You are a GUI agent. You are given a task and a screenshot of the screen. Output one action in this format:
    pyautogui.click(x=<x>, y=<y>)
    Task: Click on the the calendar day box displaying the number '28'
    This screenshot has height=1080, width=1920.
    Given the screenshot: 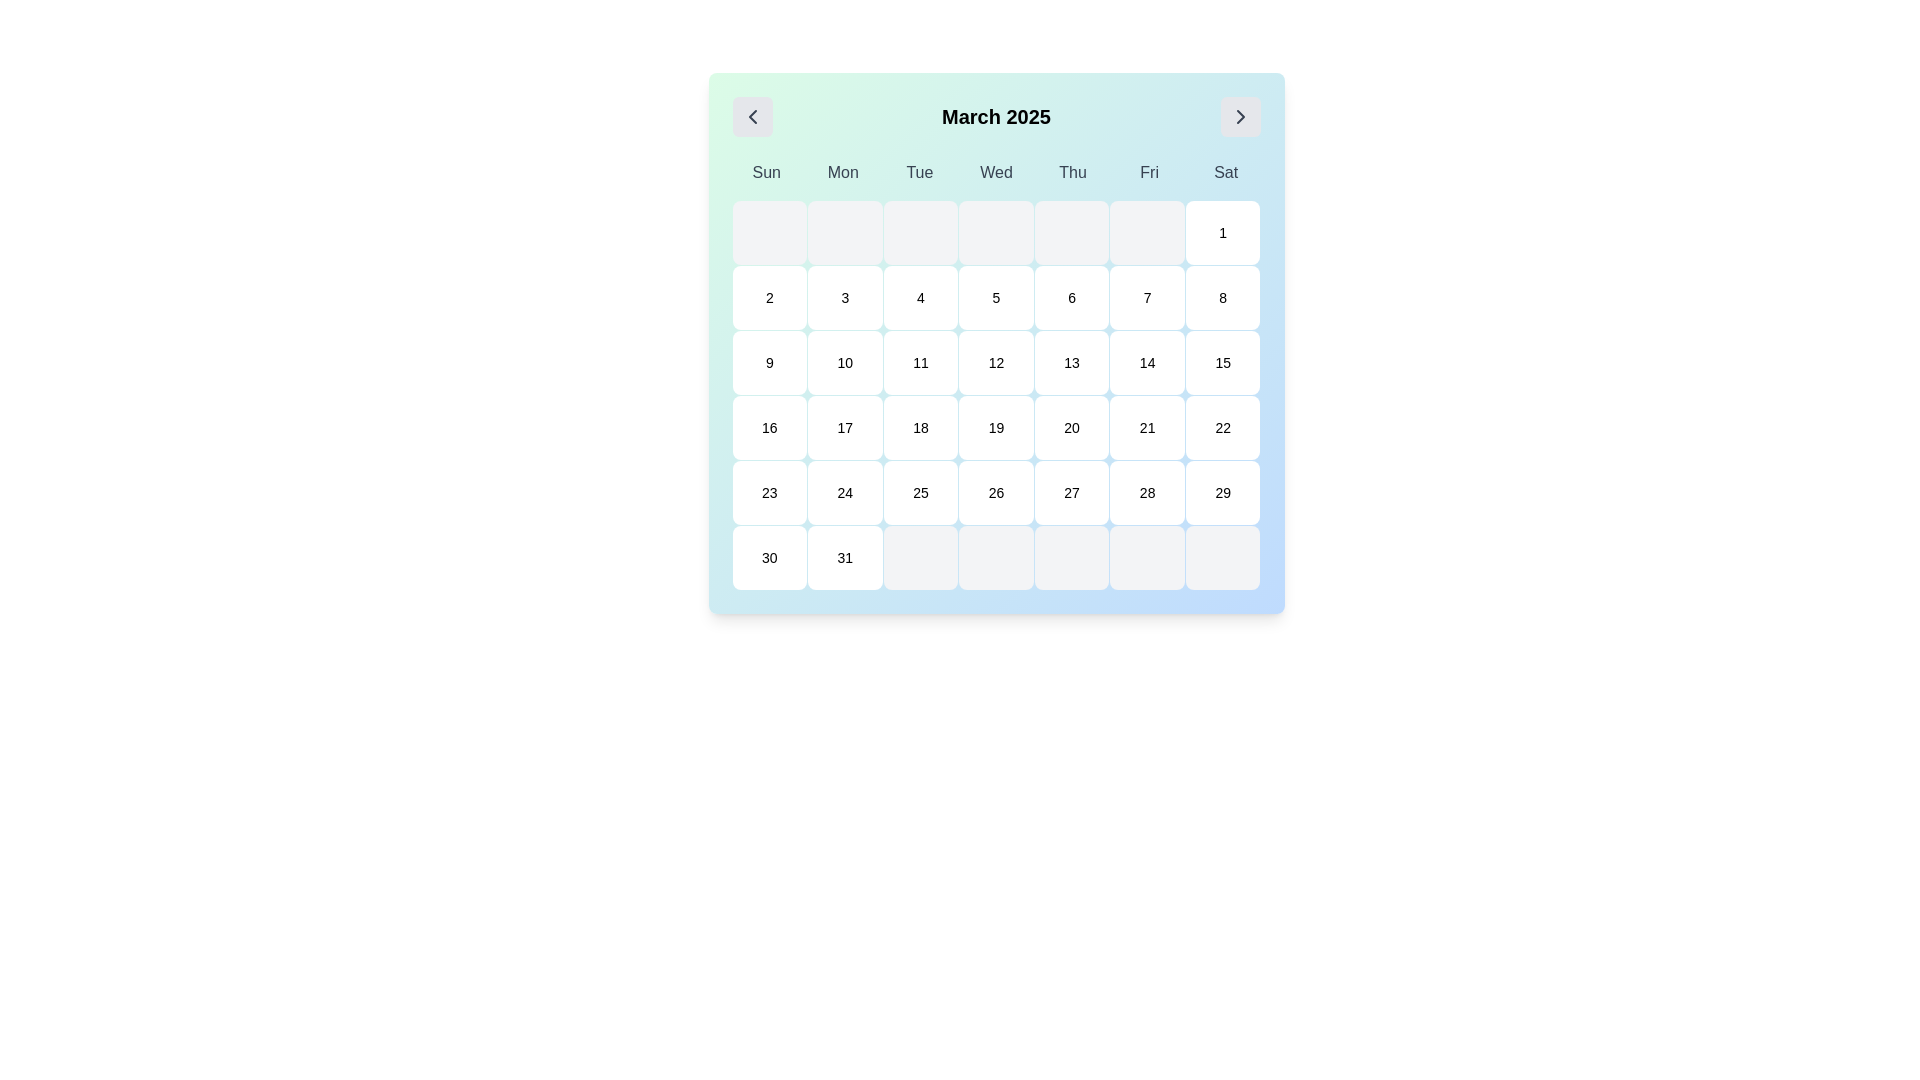 What is the action you would take?
    pyautogui.click(x=1147, y=493)
    